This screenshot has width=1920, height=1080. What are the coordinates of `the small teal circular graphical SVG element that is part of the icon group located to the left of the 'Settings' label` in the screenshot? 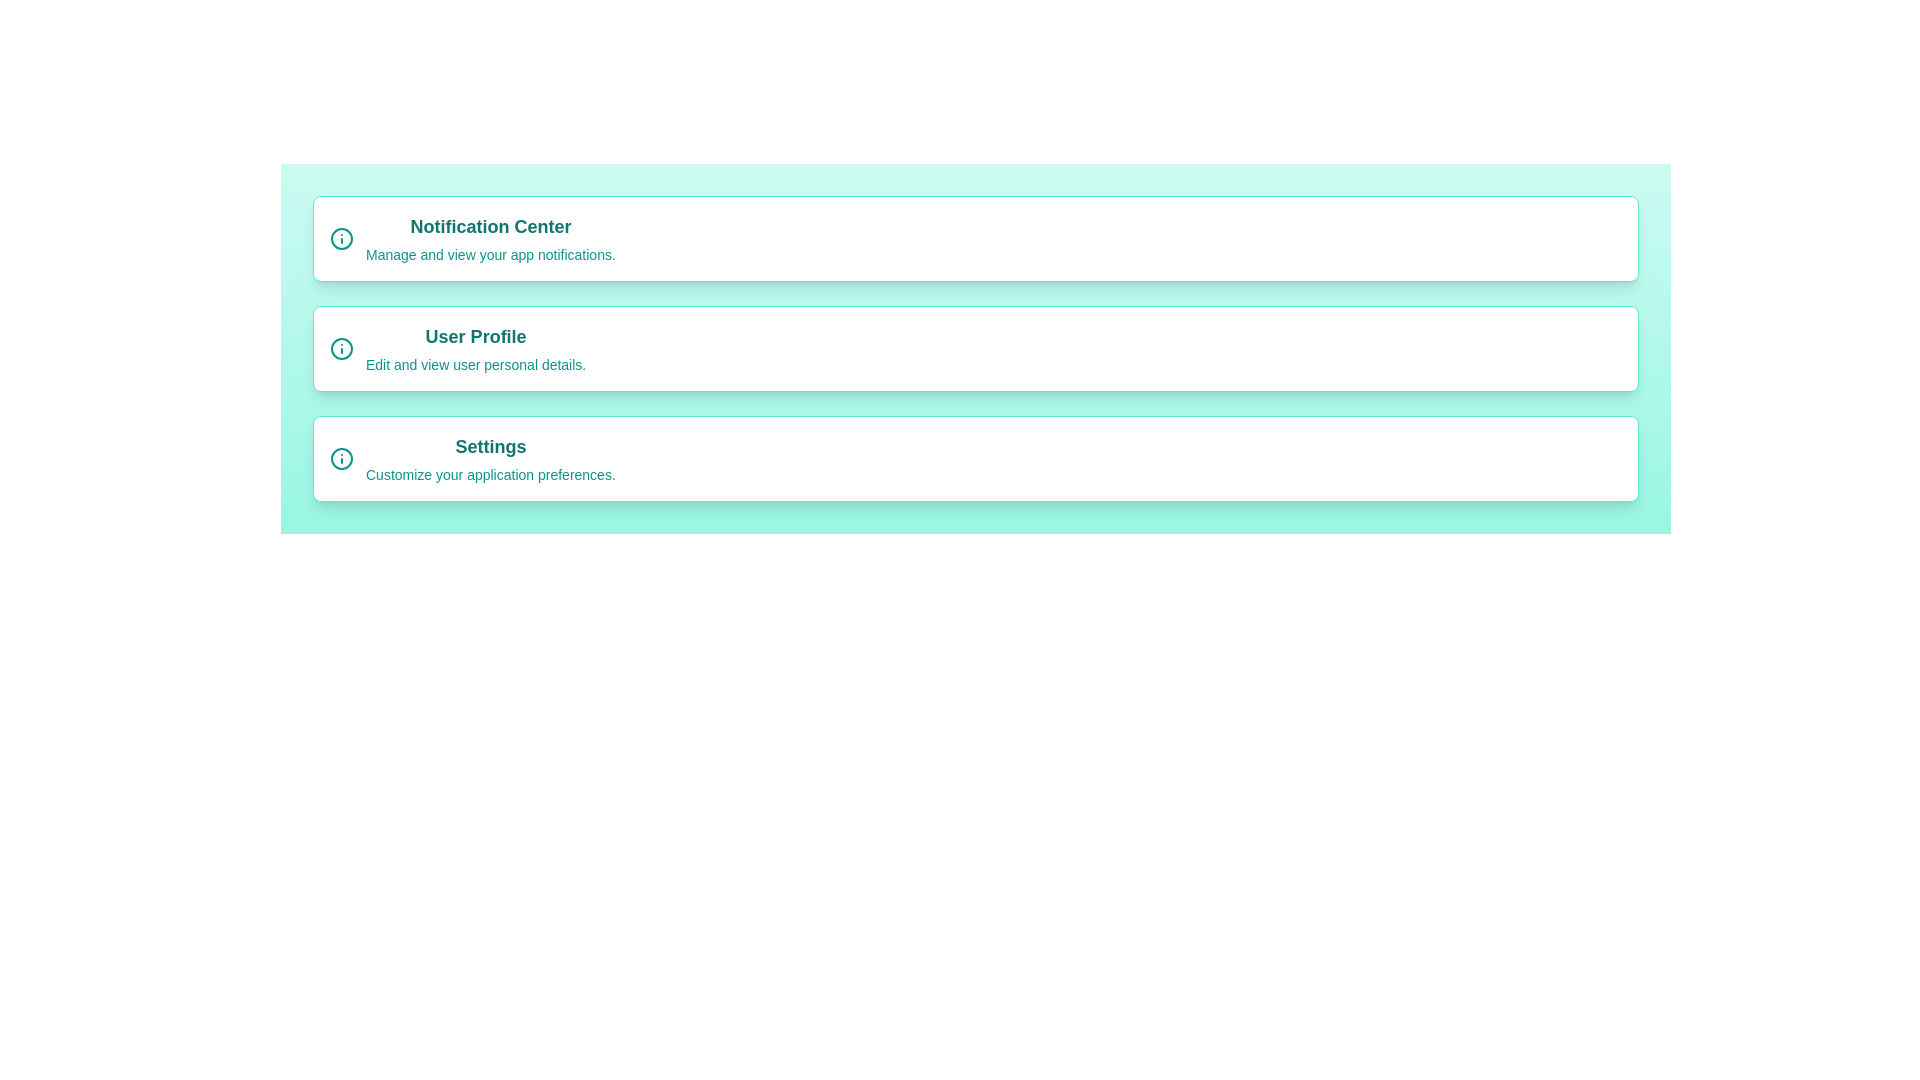 It's located at (341, 459).